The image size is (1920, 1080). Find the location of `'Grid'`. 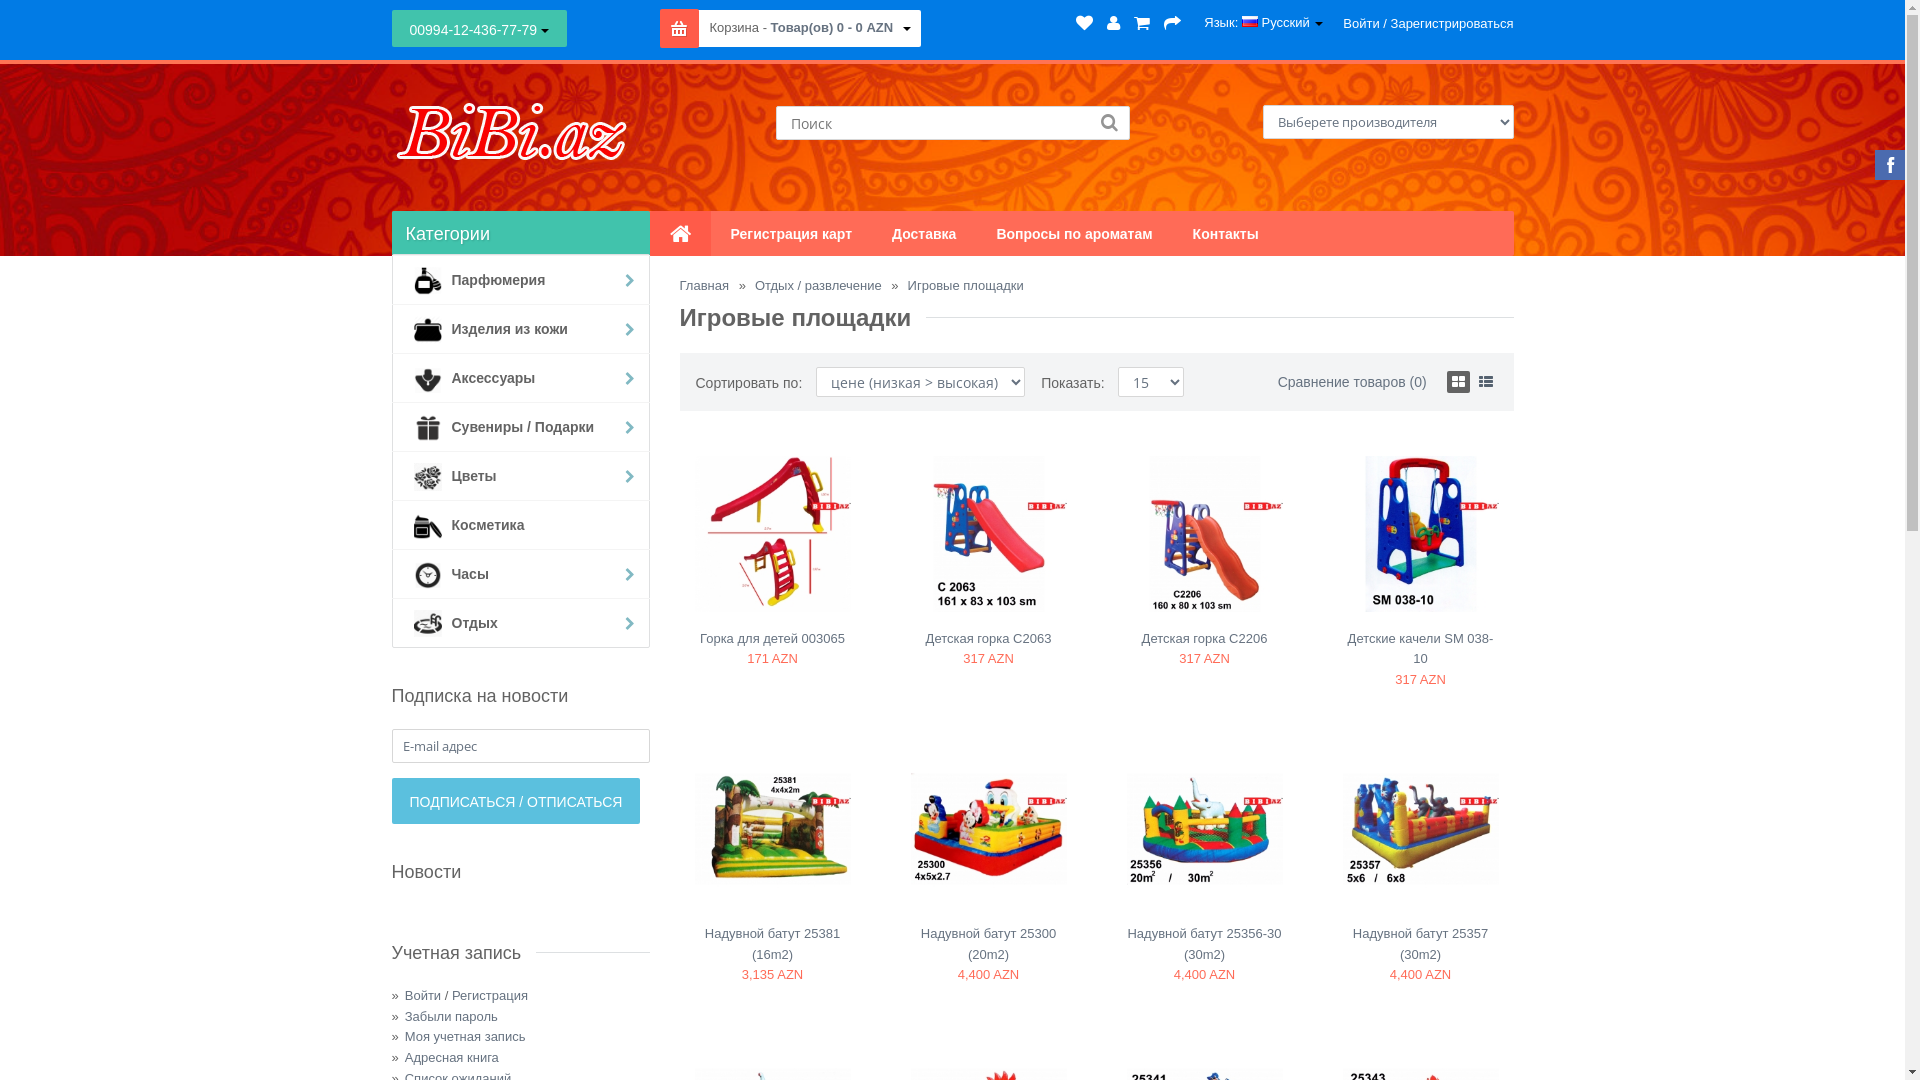

'Grid' is located at coordinates (1458, 381).